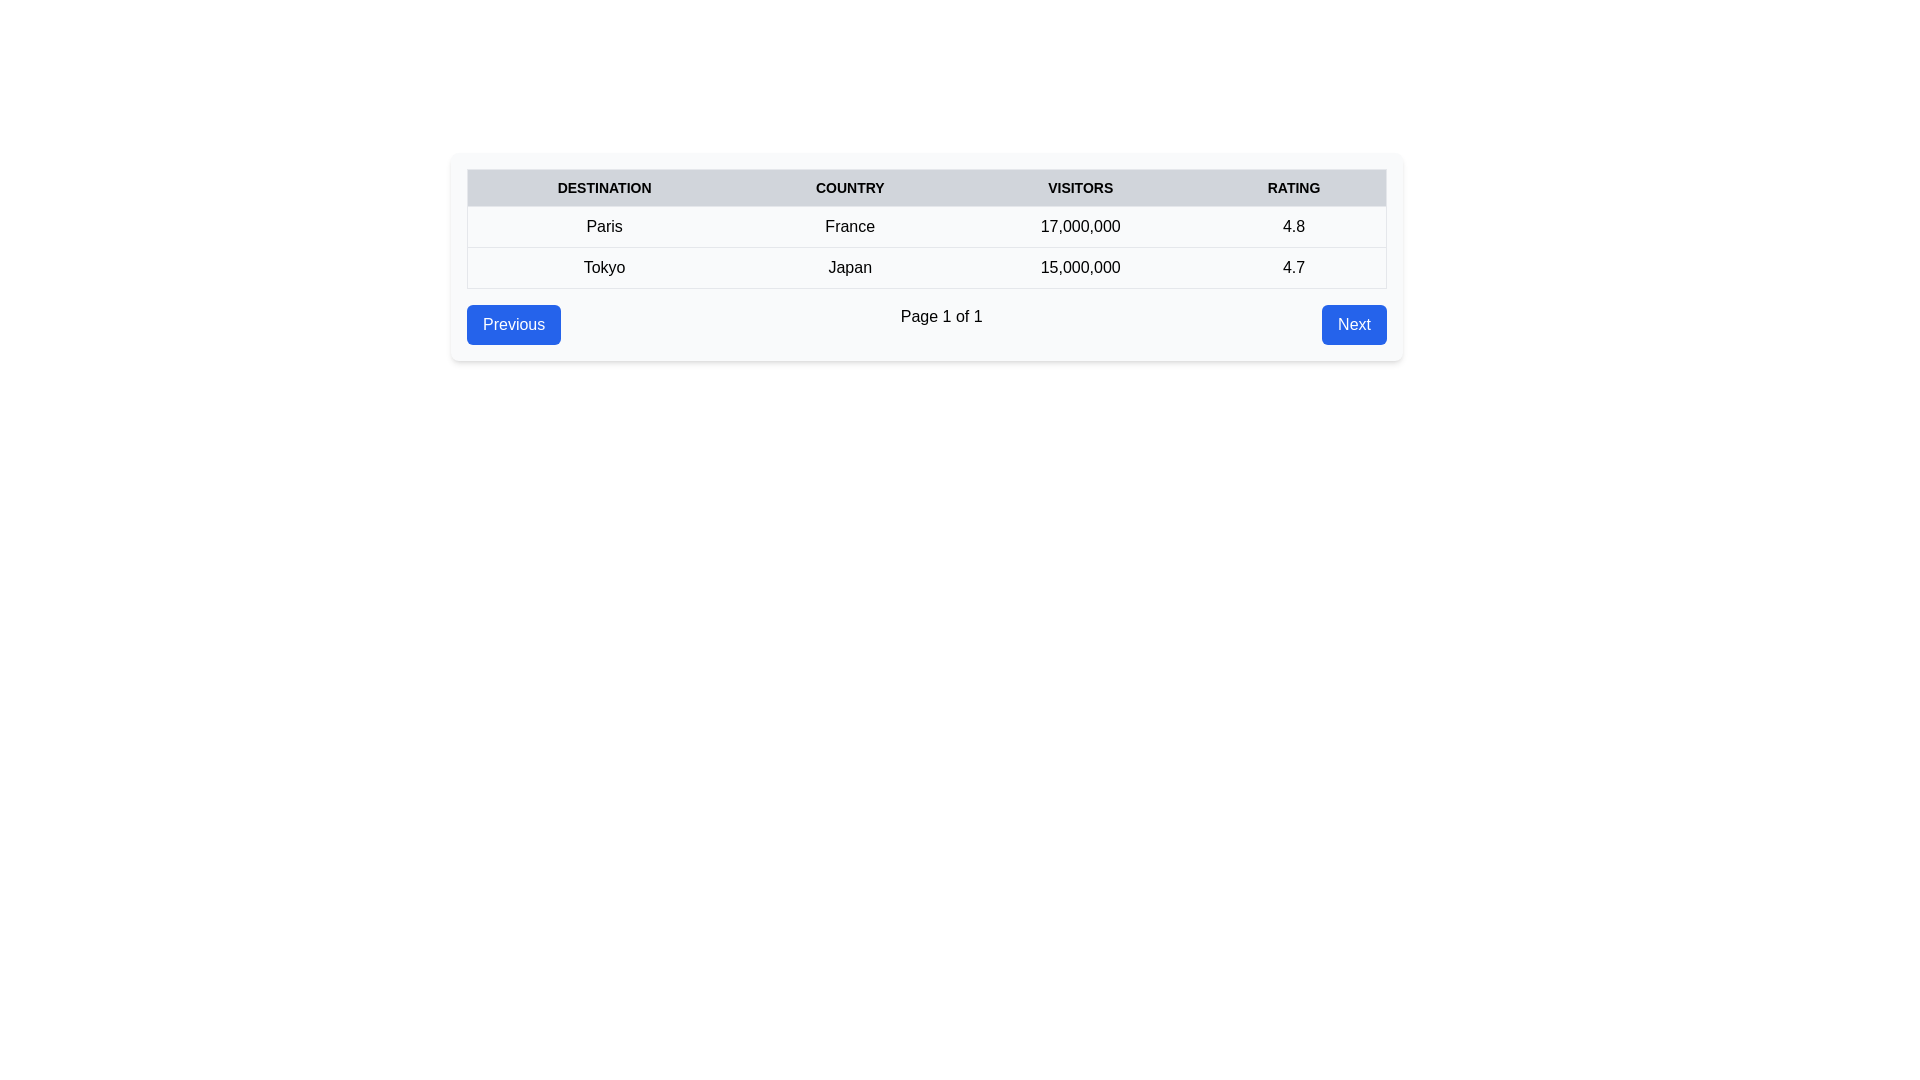 The width and height of the screenshot is (1920, 1080). Describe the element at coordinates (1079, 266) in the screenshot. I see `the static text display showing '15 million' visitors for 'Tokyo, Japan' located in the third column under the 'VISITORS' header` at that location.